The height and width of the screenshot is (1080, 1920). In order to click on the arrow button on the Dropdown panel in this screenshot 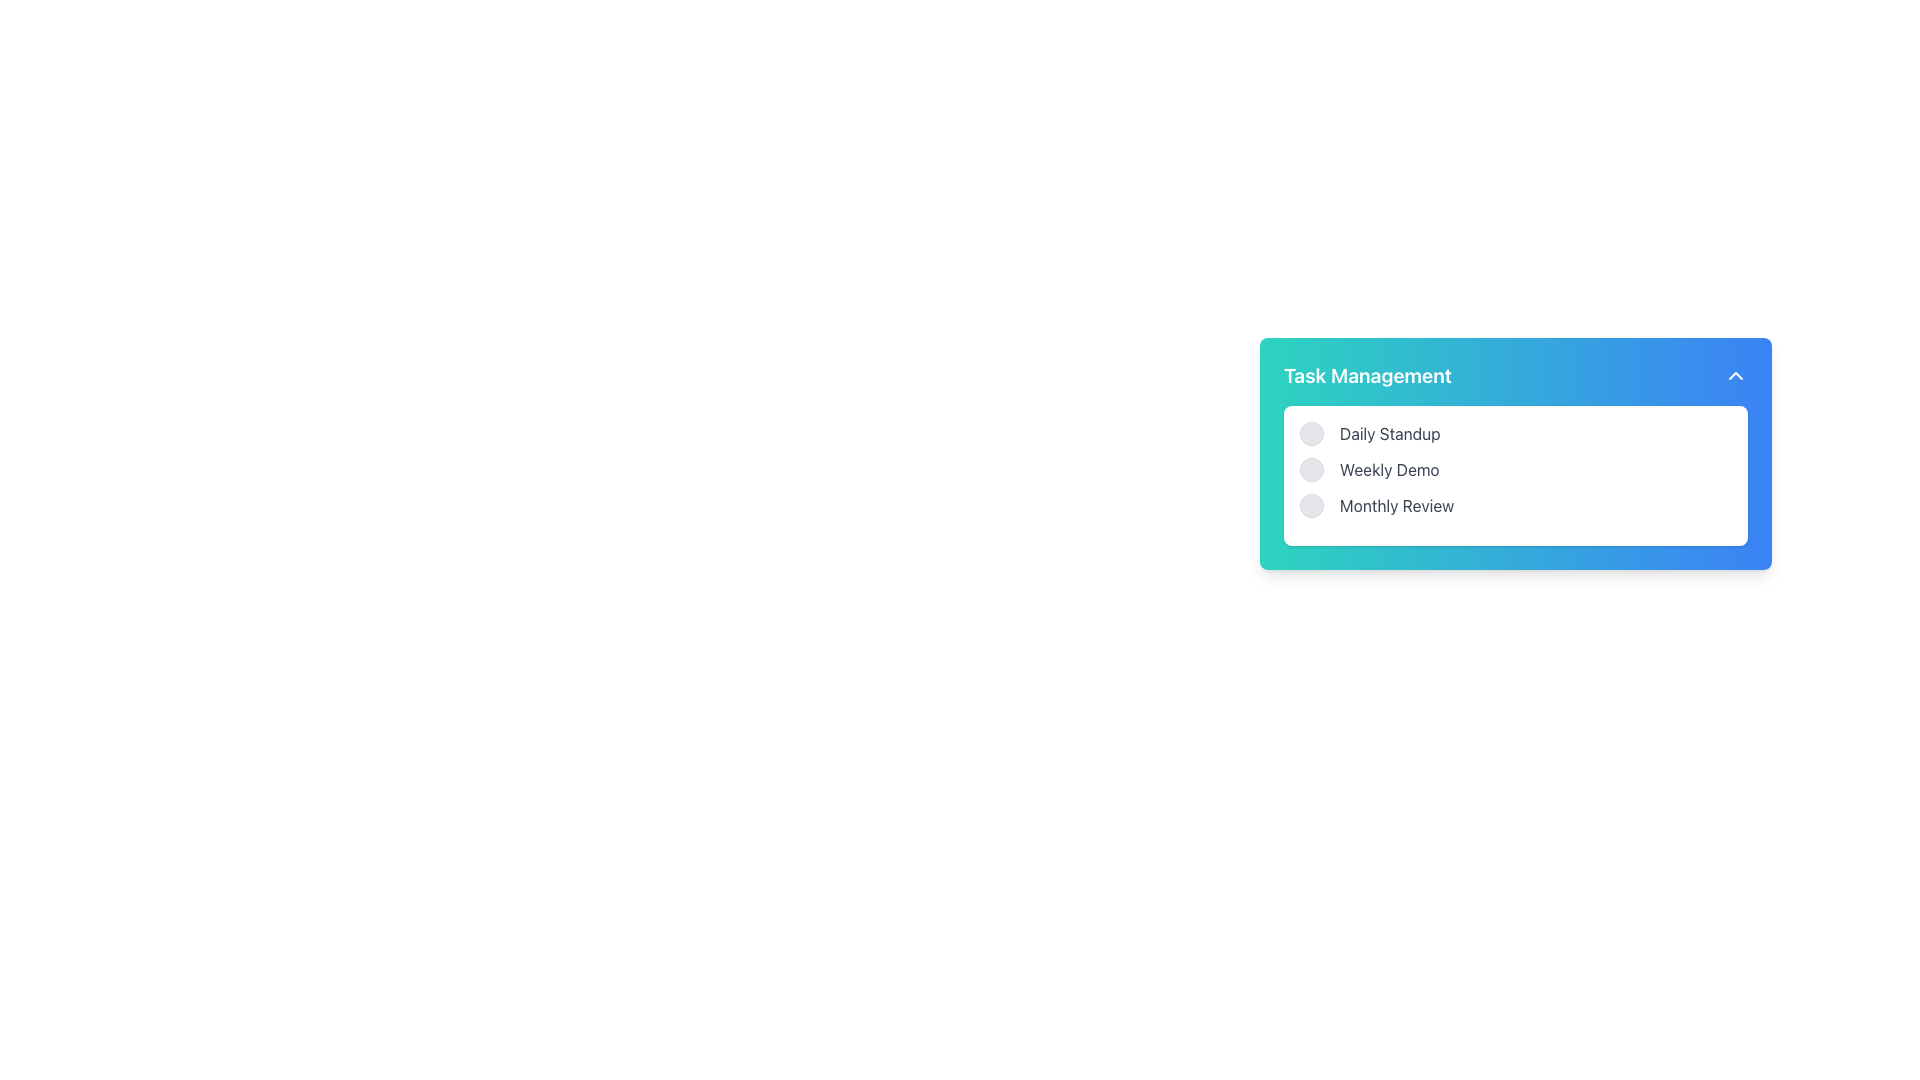, I will do `click(1516, 570)`.